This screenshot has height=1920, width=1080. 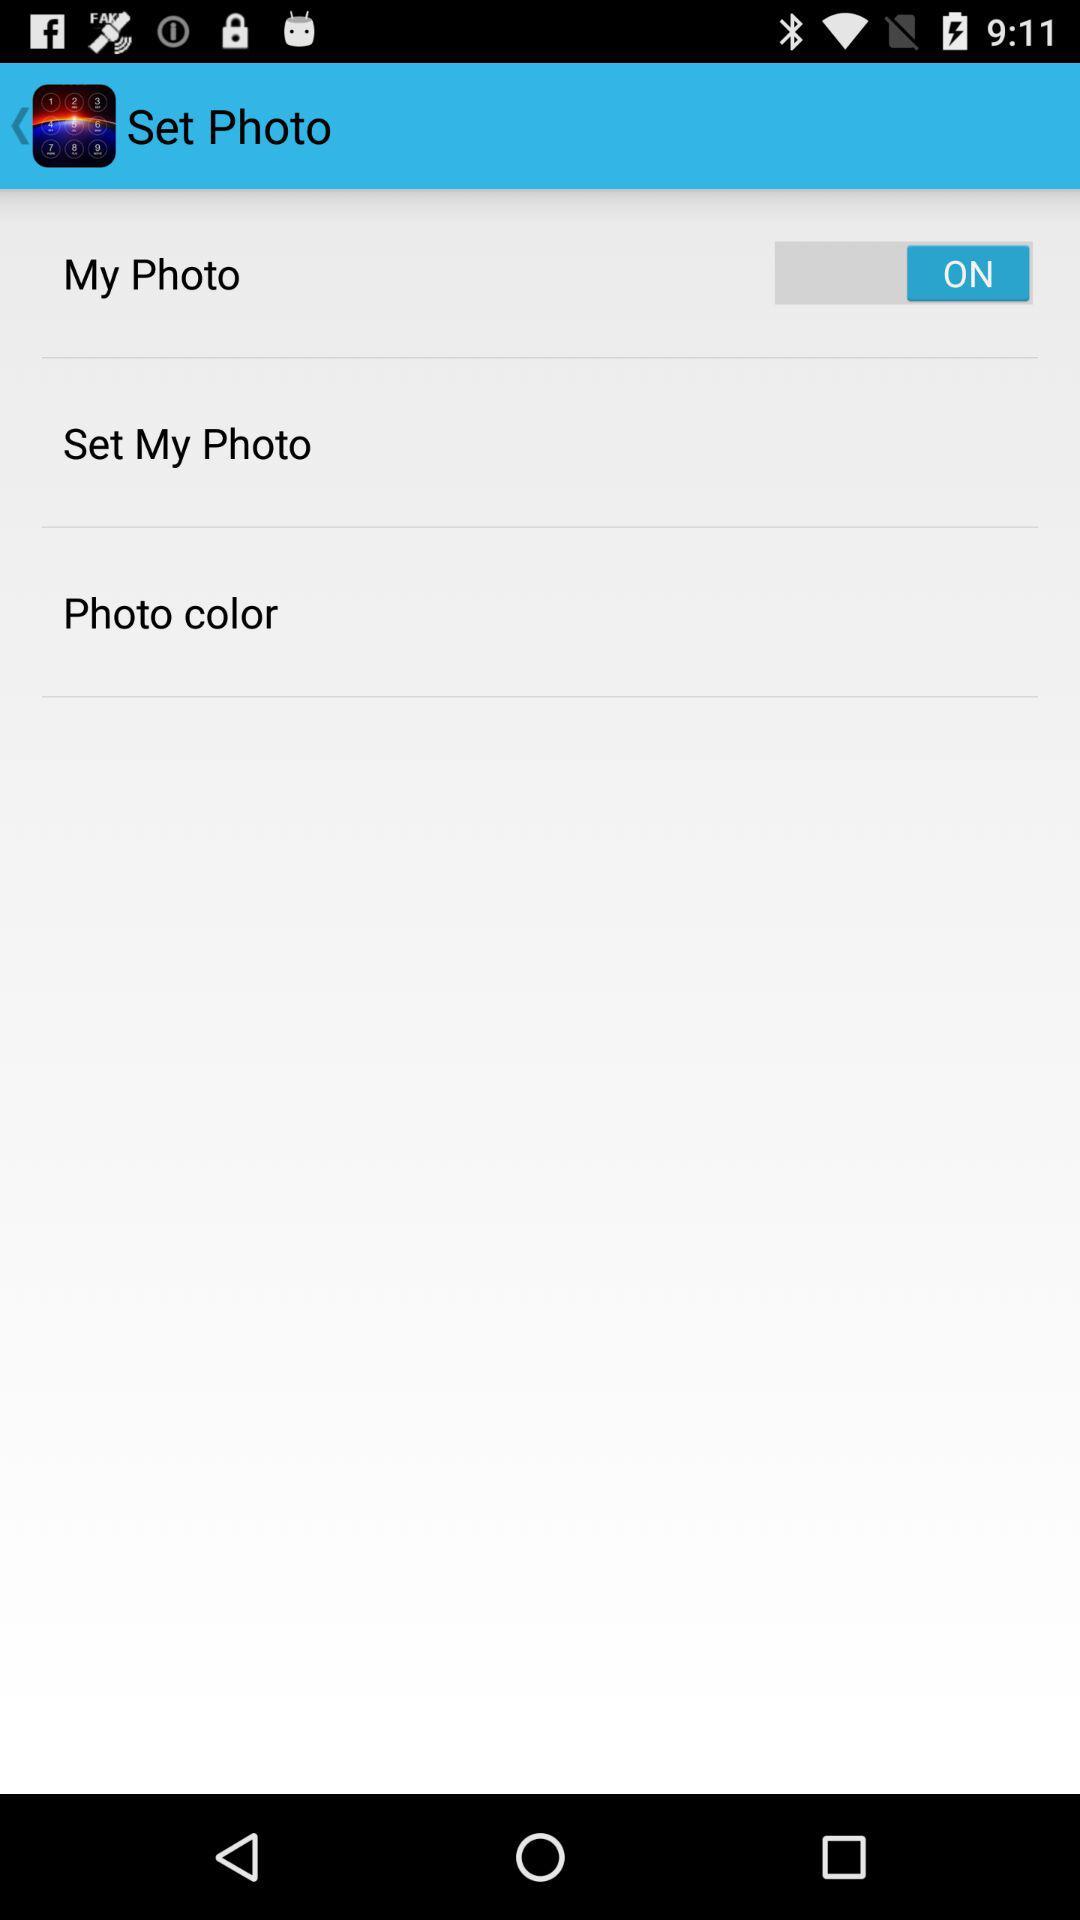 What do you see at coordinates (169, 611) in the screenshot?
I see `the photo color app` at bounding box center [169, 611].